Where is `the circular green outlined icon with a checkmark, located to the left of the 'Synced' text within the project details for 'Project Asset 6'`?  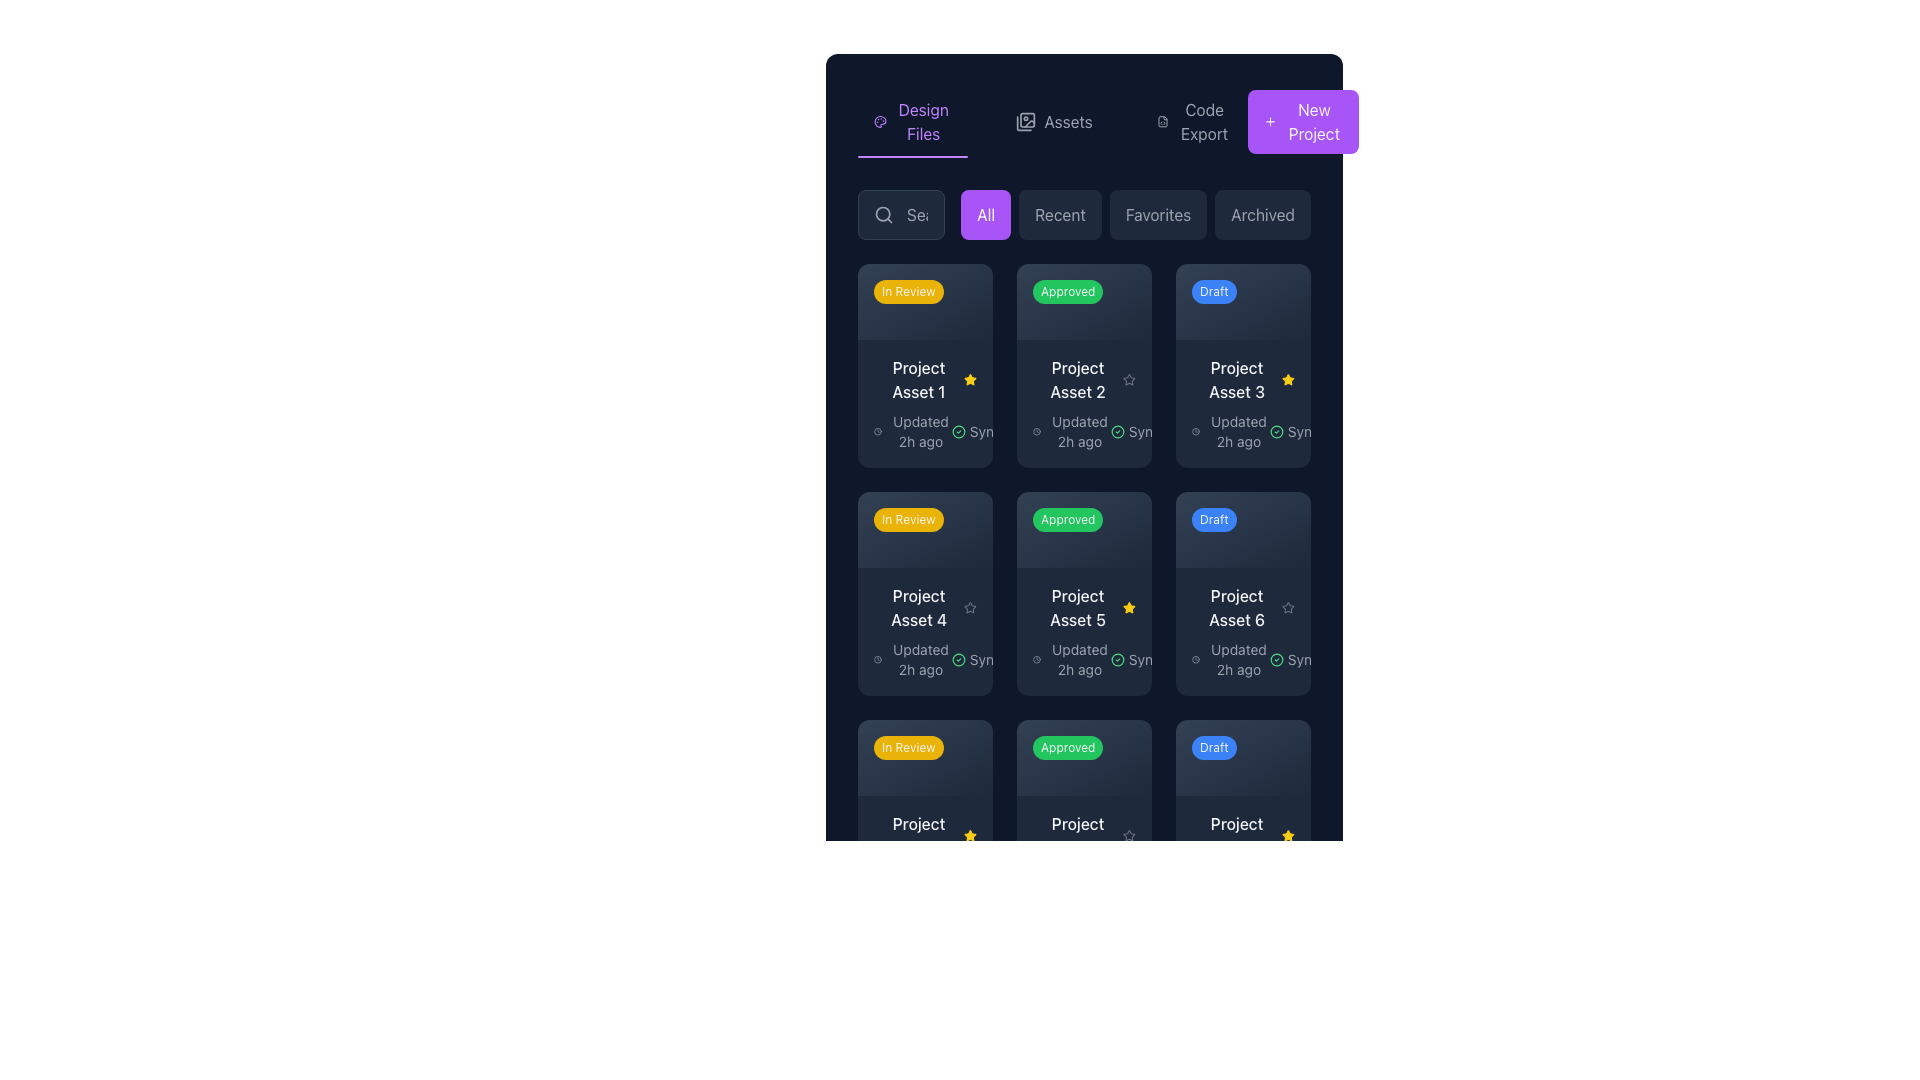
the circular green outlined icon with a checkmark, located to the left of the 'Synced' text within the project details for 'Project Asset 6' is located at coordinates (1275, 659).